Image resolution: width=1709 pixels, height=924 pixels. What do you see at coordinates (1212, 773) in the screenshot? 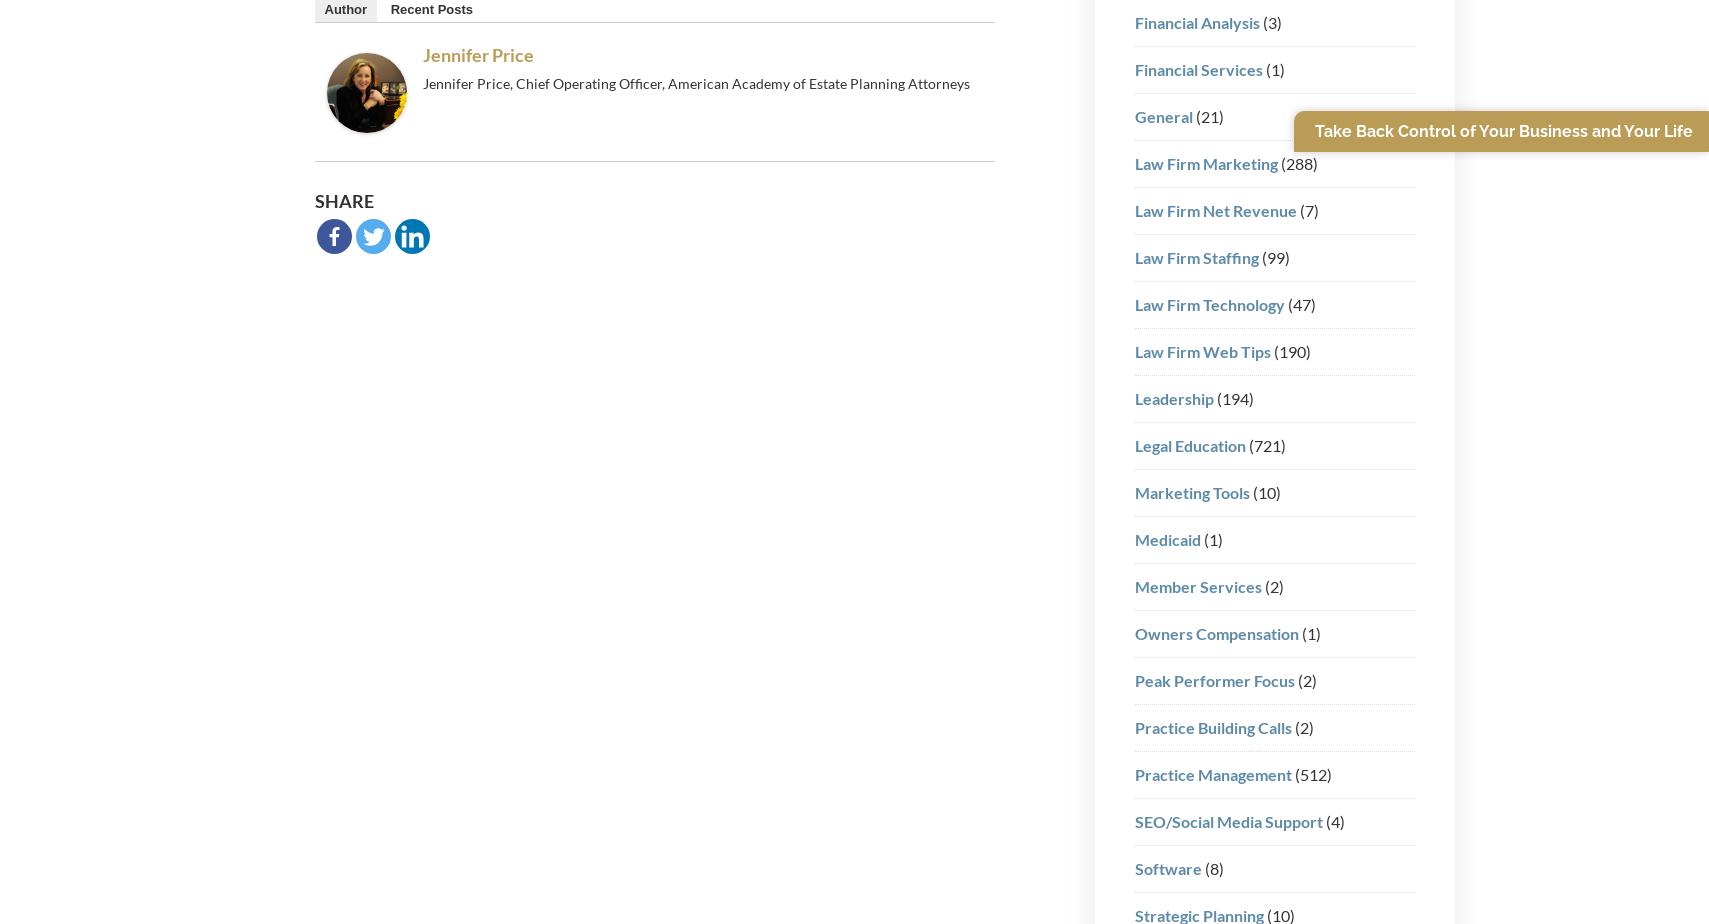
I see `'Practice Management'` at bounding box center [1212, 773].